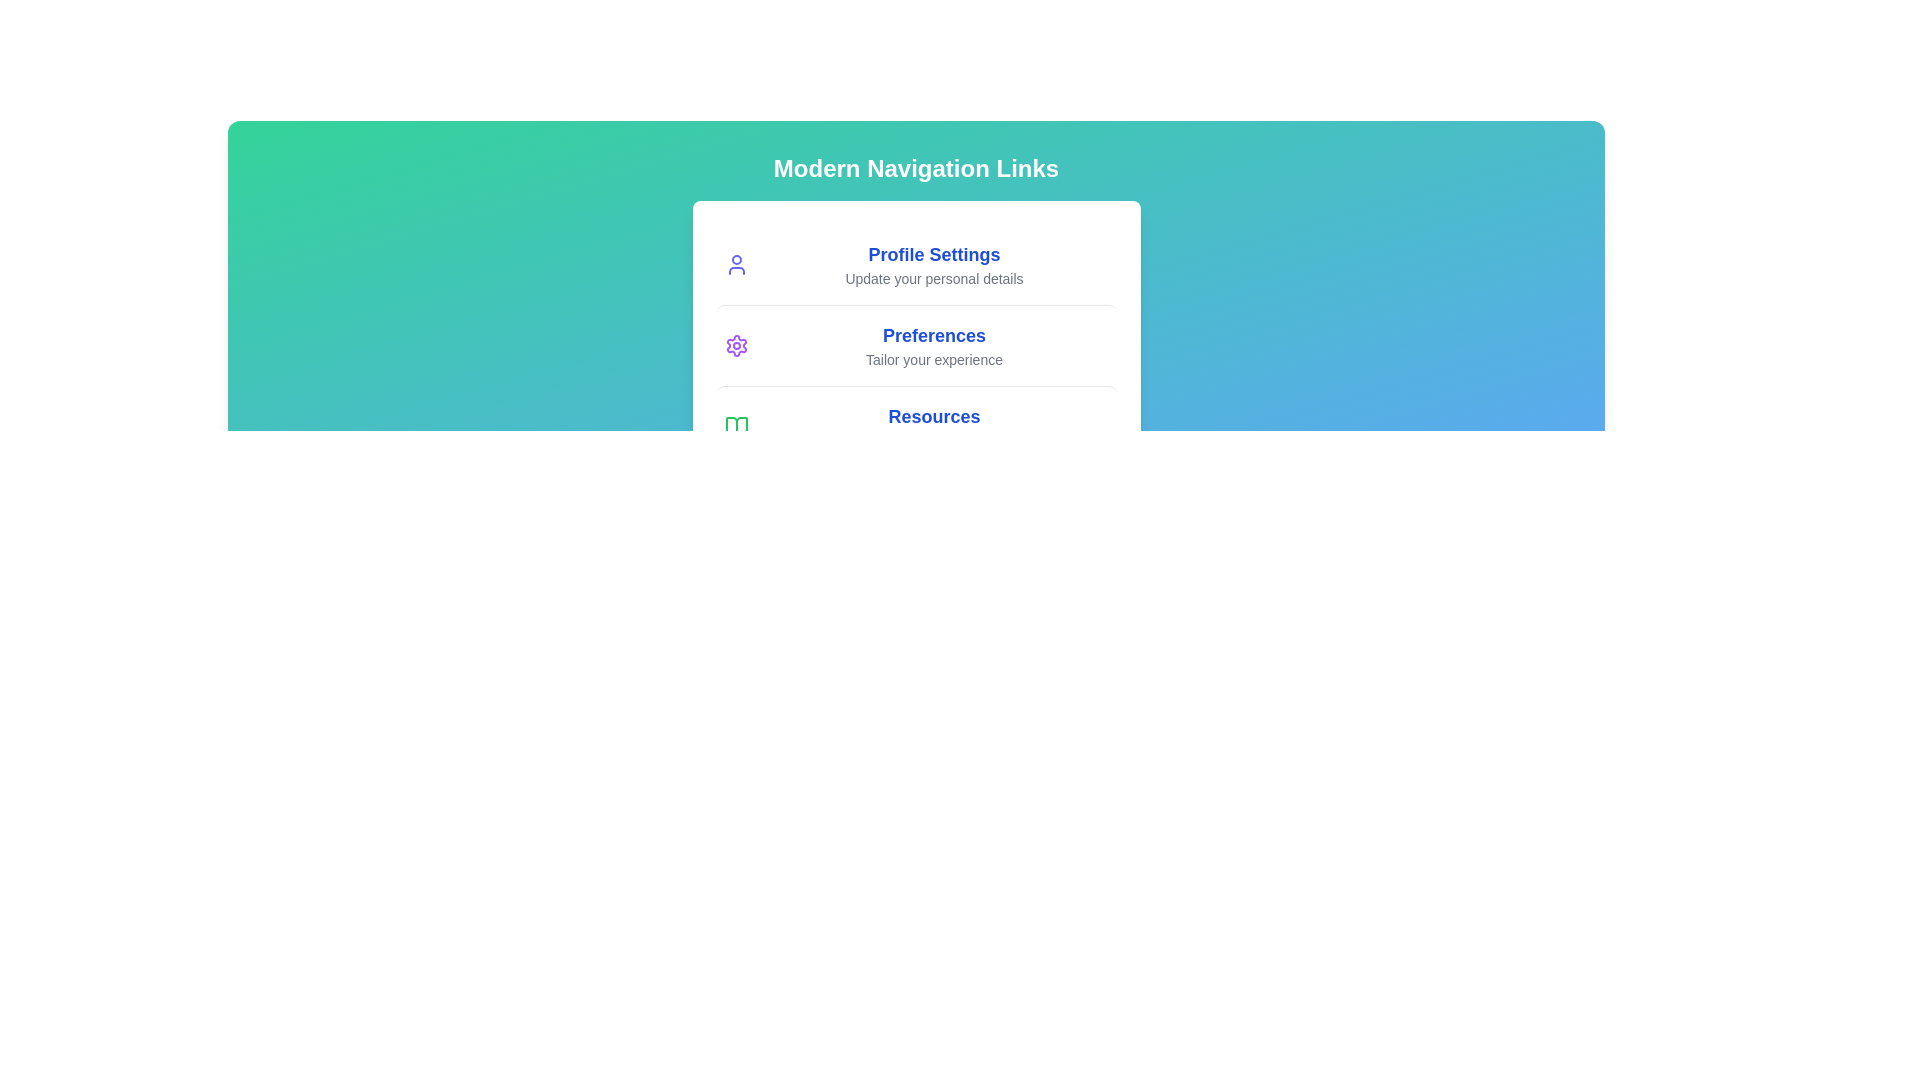  I want to click on the bold 'Preferences' navigation link, so click(933, 345).